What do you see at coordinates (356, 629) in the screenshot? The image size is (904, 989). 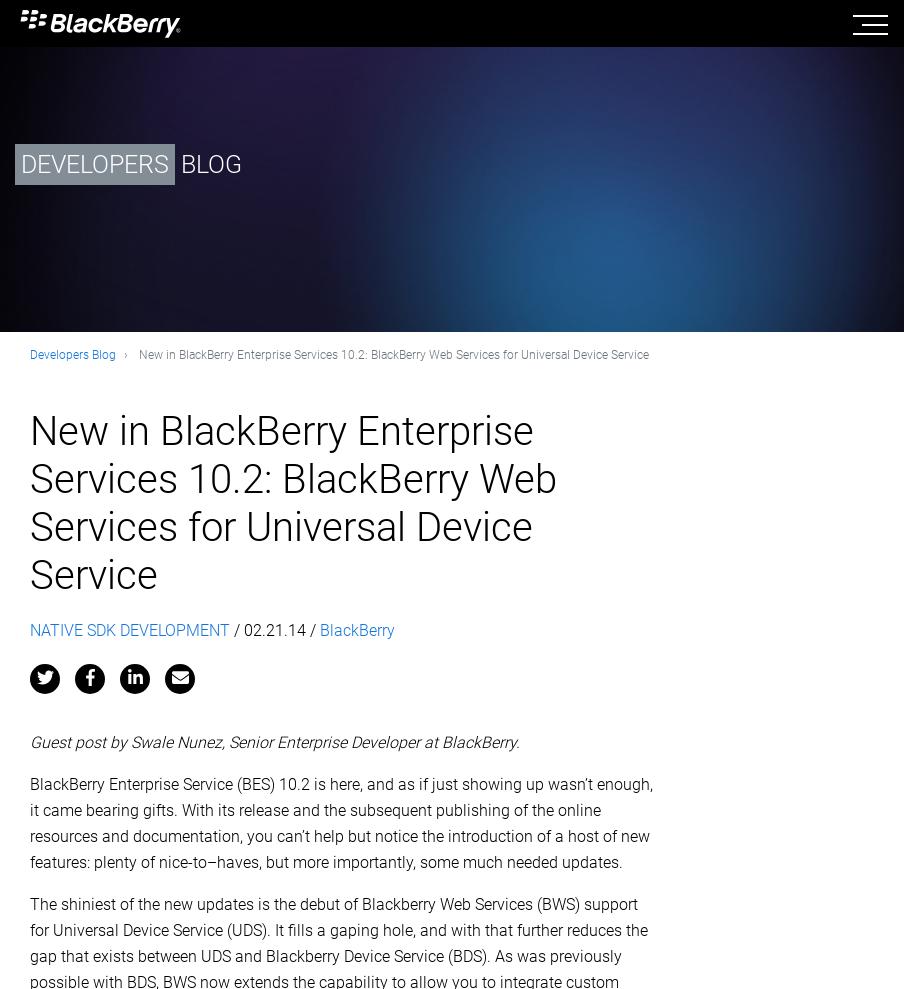 I see `'BlackBerry'` at bounding box center [356, 629].